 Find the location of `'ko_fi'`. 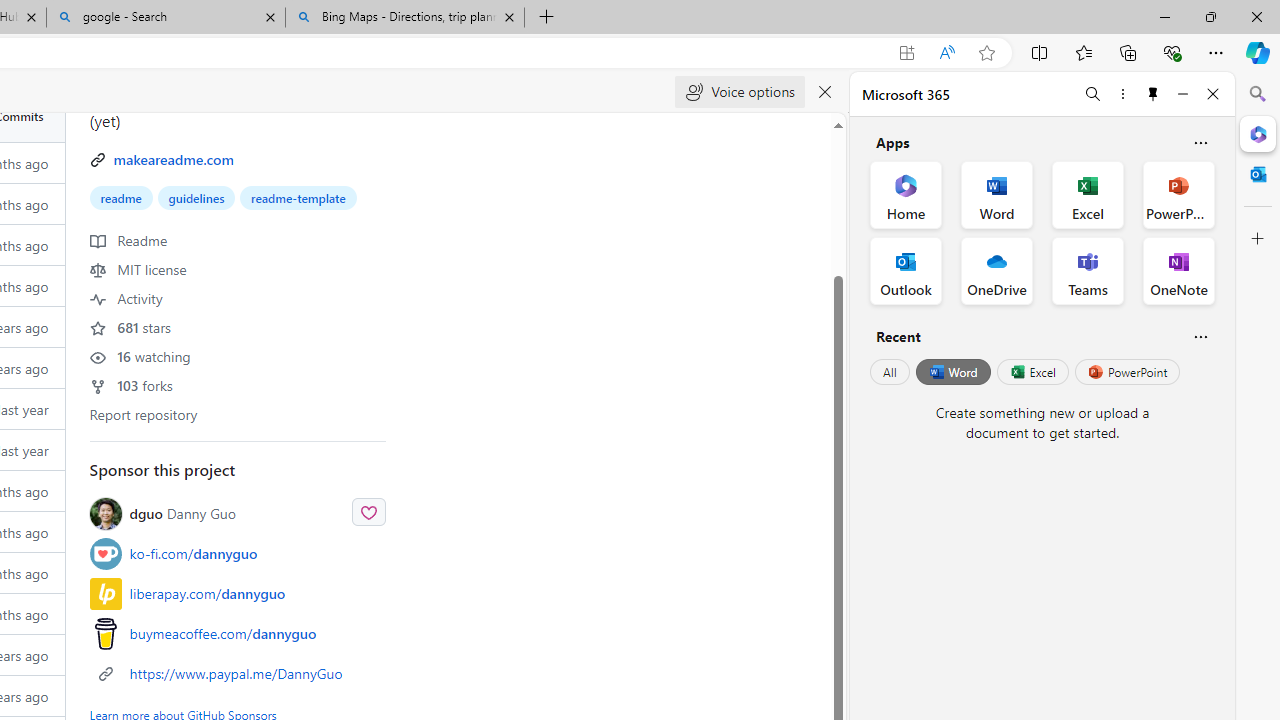

'ko_fi' is located at coordinates (104, 553).